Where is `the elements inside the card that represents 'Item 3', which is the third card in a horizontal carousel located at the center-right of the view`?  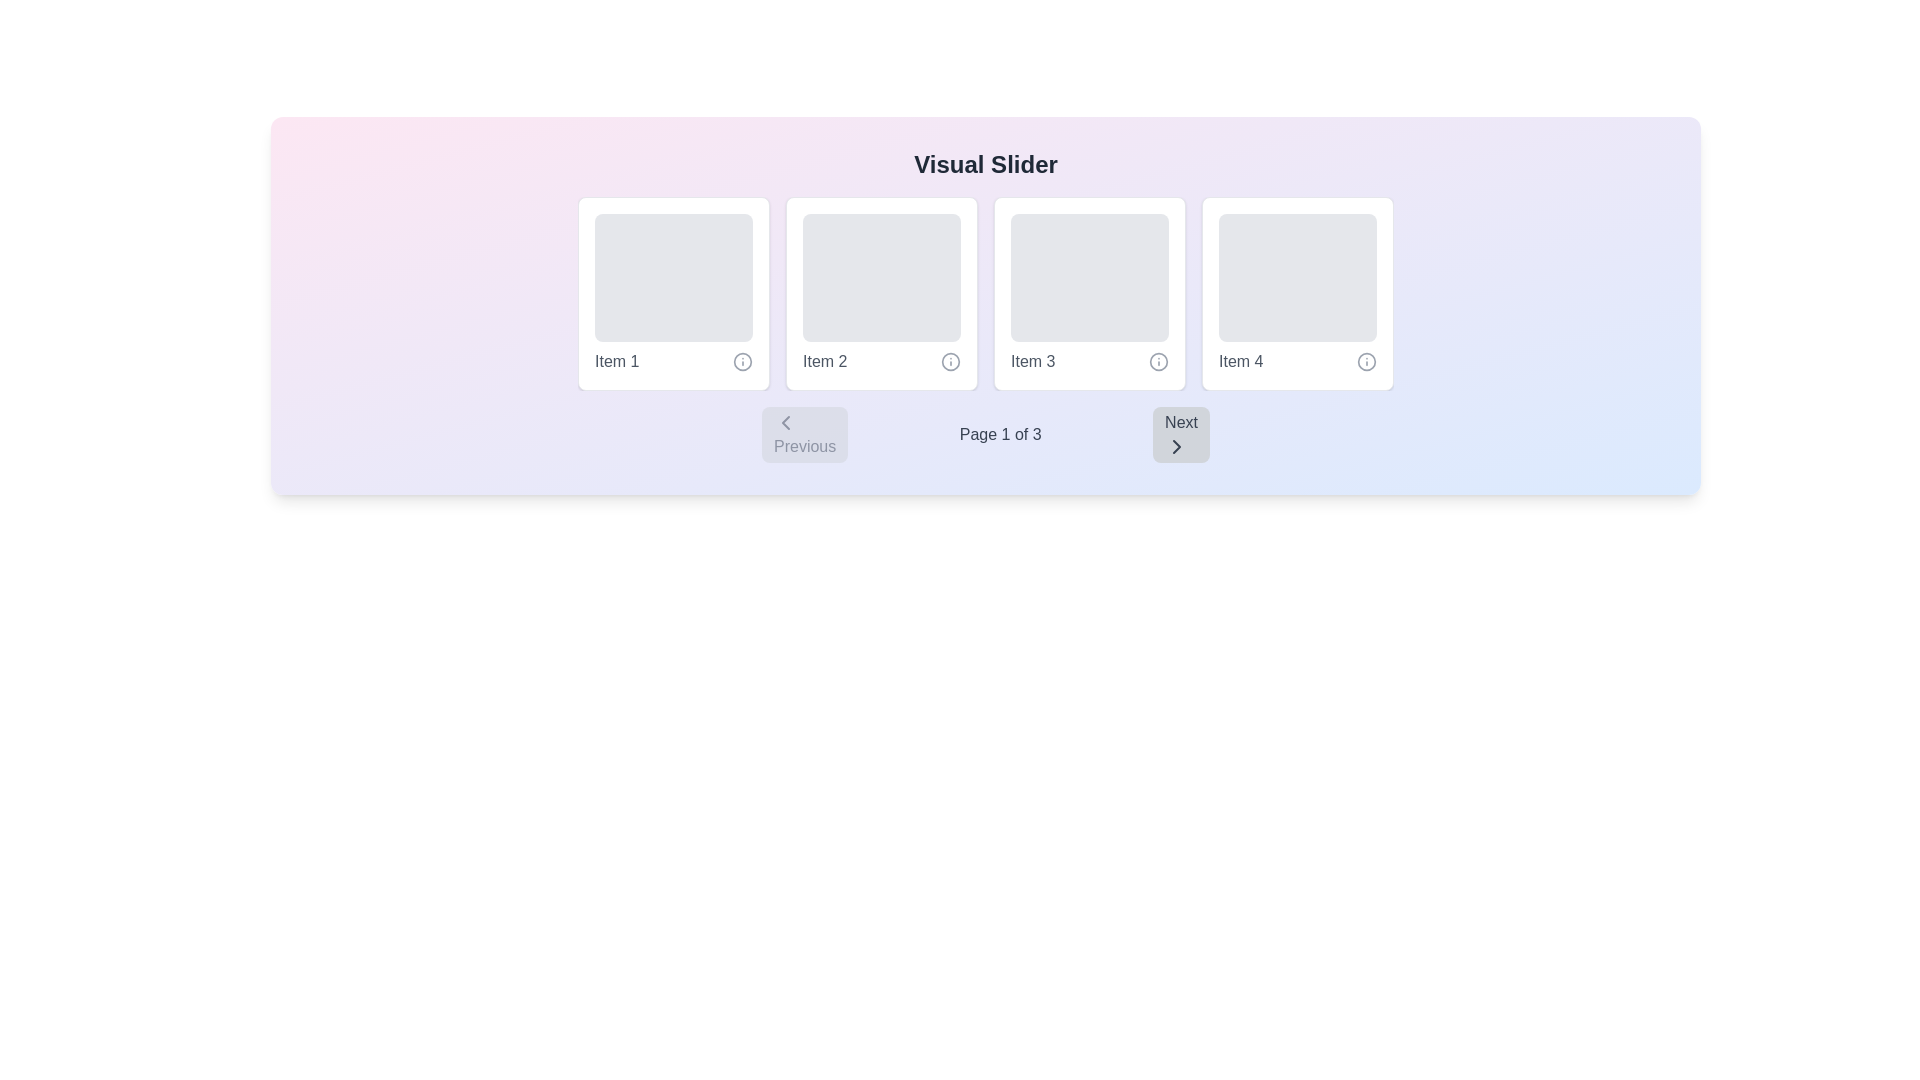
the elements inside the card that represents 'Item 3', which is the third card in a horizontal carousel located at the center-right of the view is located at coordinates (1088, 293).